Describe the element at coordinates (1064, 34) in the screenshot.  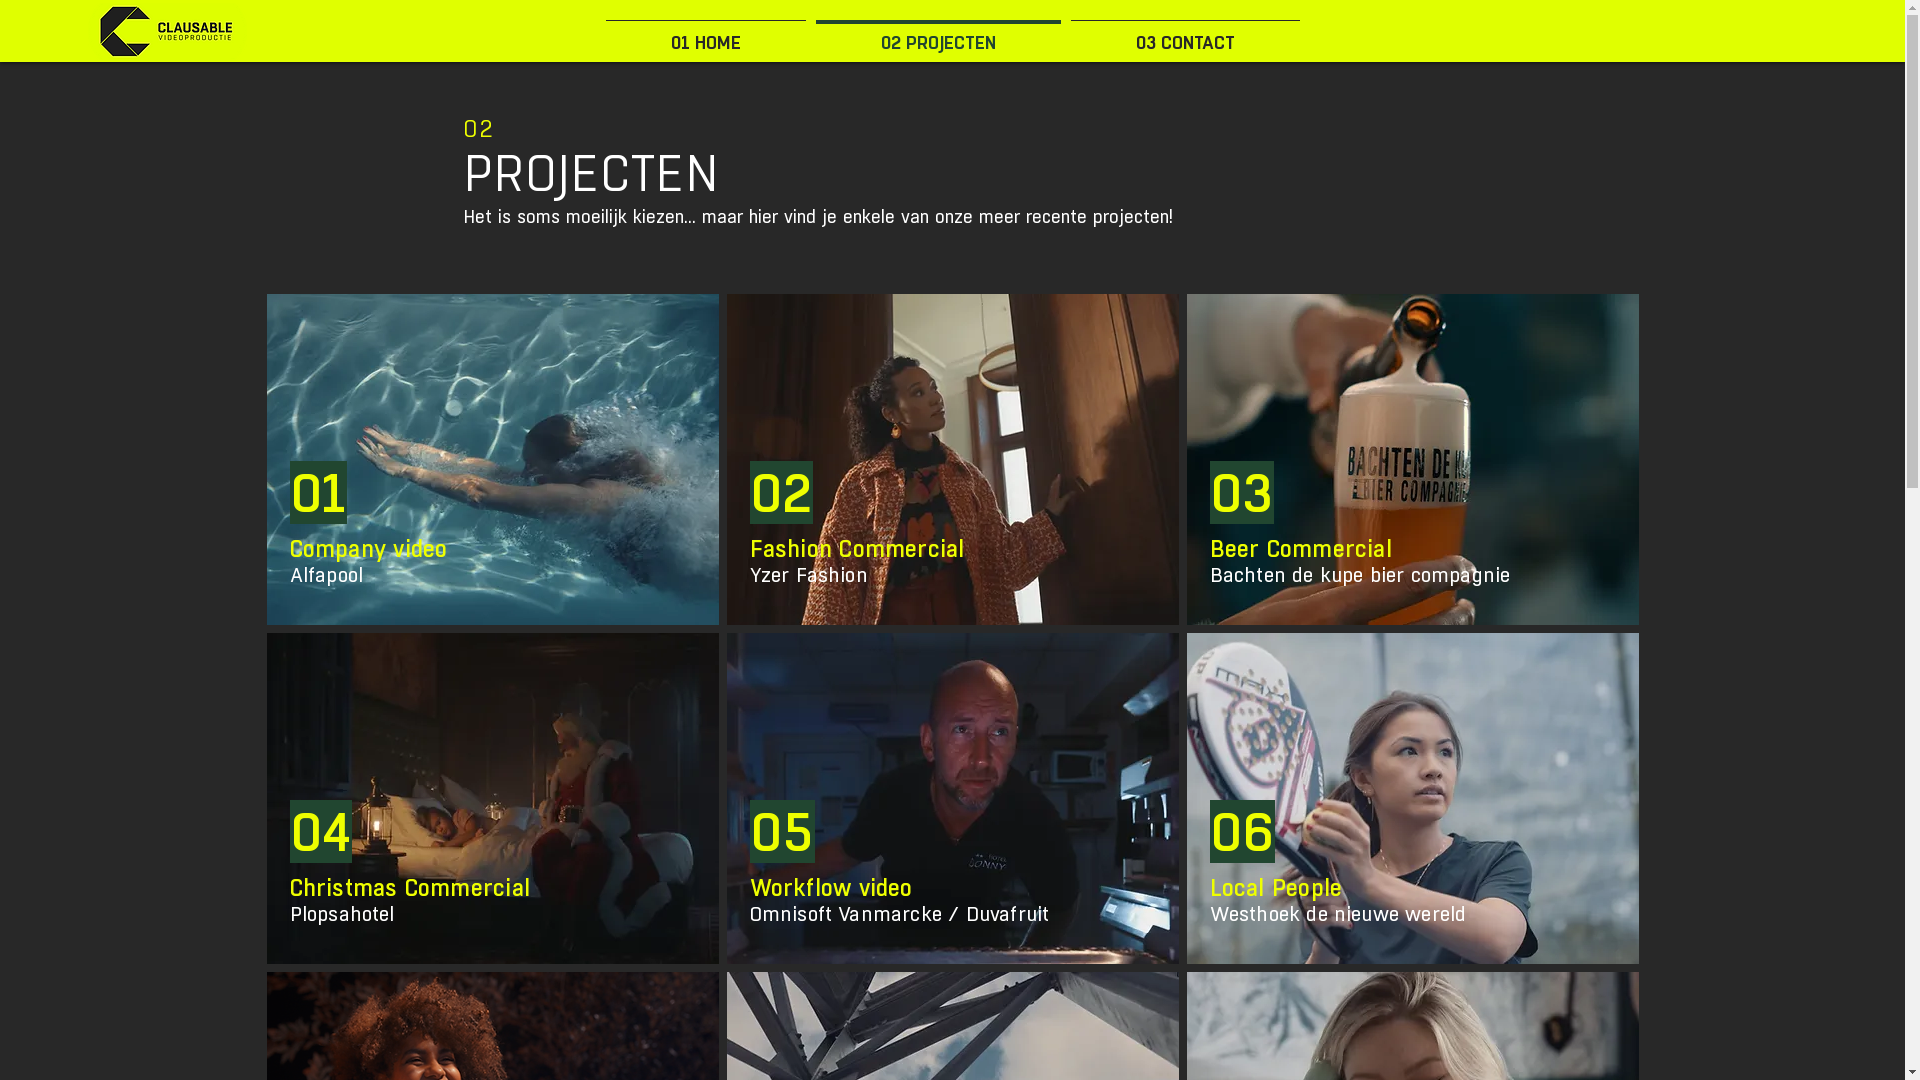
I see `'03 CONTACT'` at that location.